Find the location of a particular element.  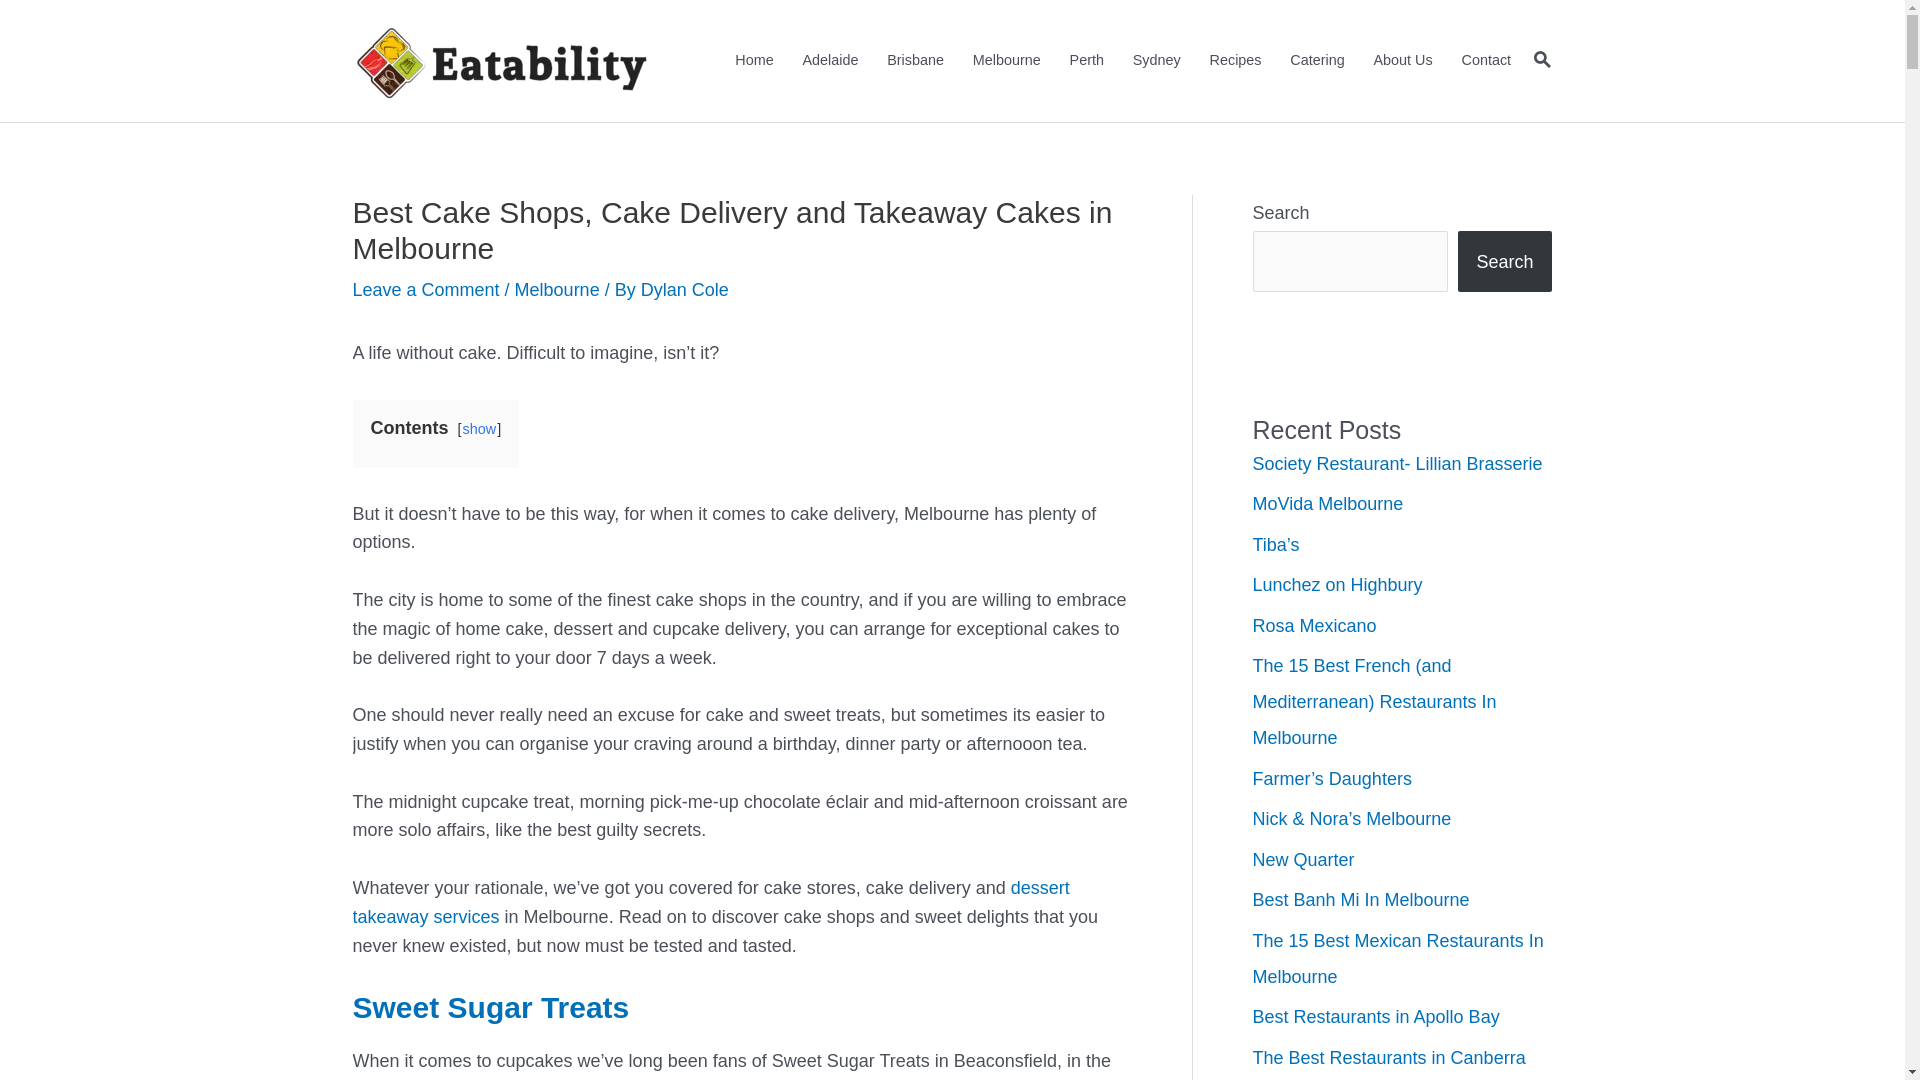

'Leave a Comment' is located at coordinates (424, 289).